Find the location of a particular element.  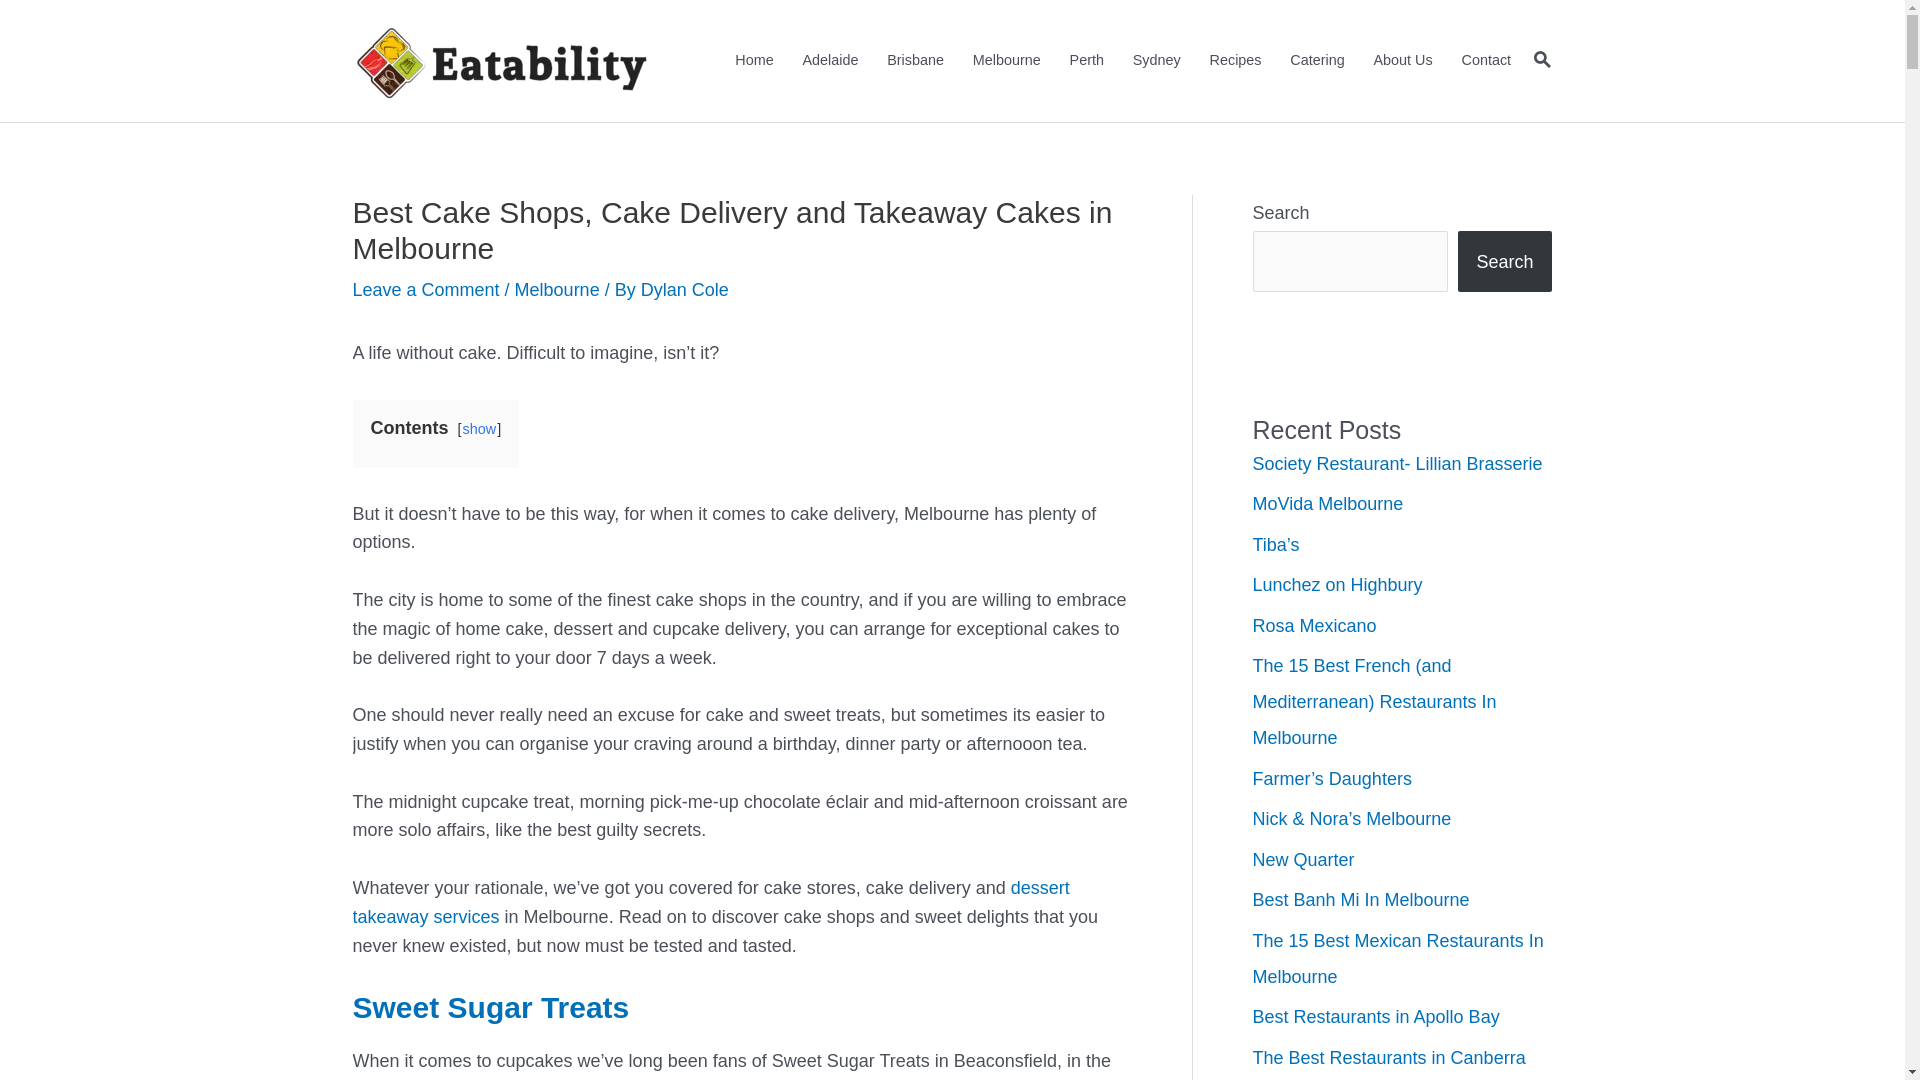

'Leave a Comment' is located at coordinates (424, 289).